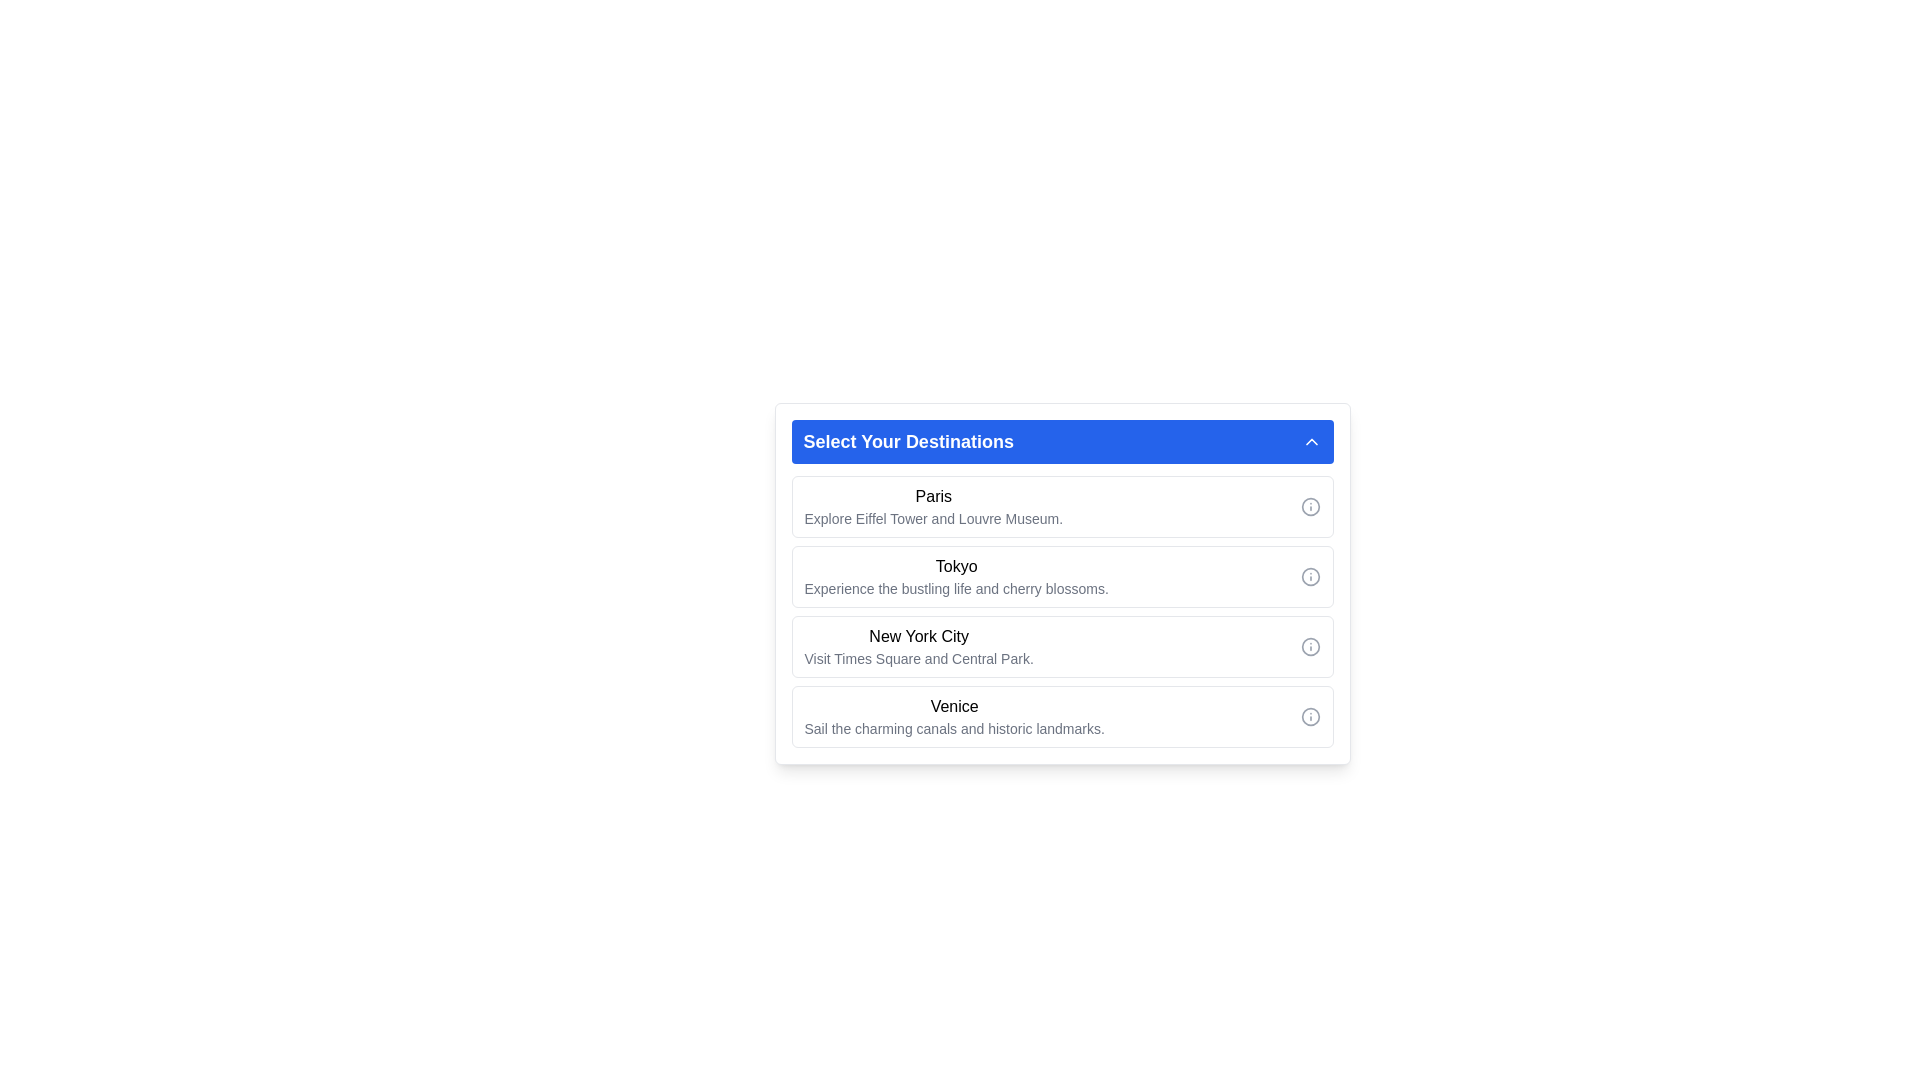 The image size is (1920, 1080). I want to click on the informational card for Venice, located below the New York City item in the 'Select Your Destinations' panel, so click(1061, 716).